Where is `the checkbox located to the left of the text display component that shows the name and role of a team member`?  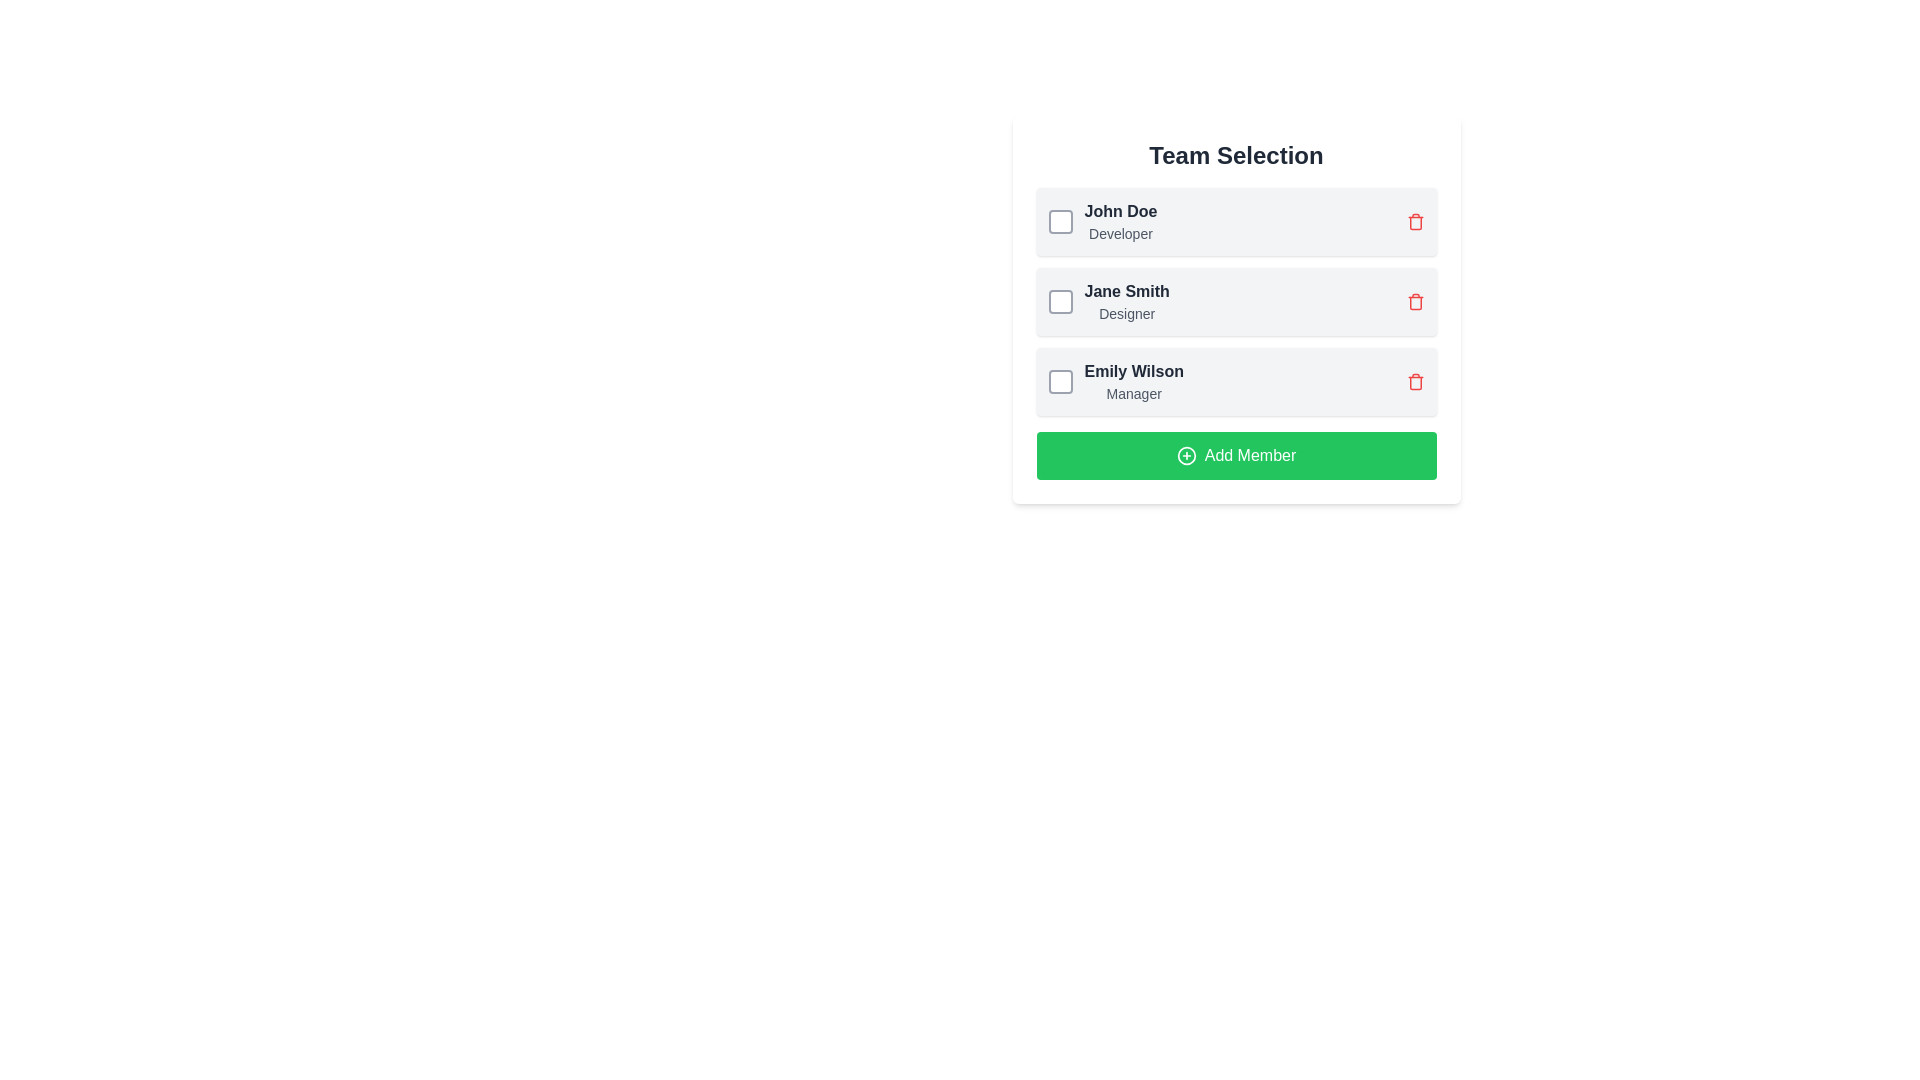 the checkbox located to the left of the text display component that shows the name and role of a team member is located at coordinates (1099, 222).